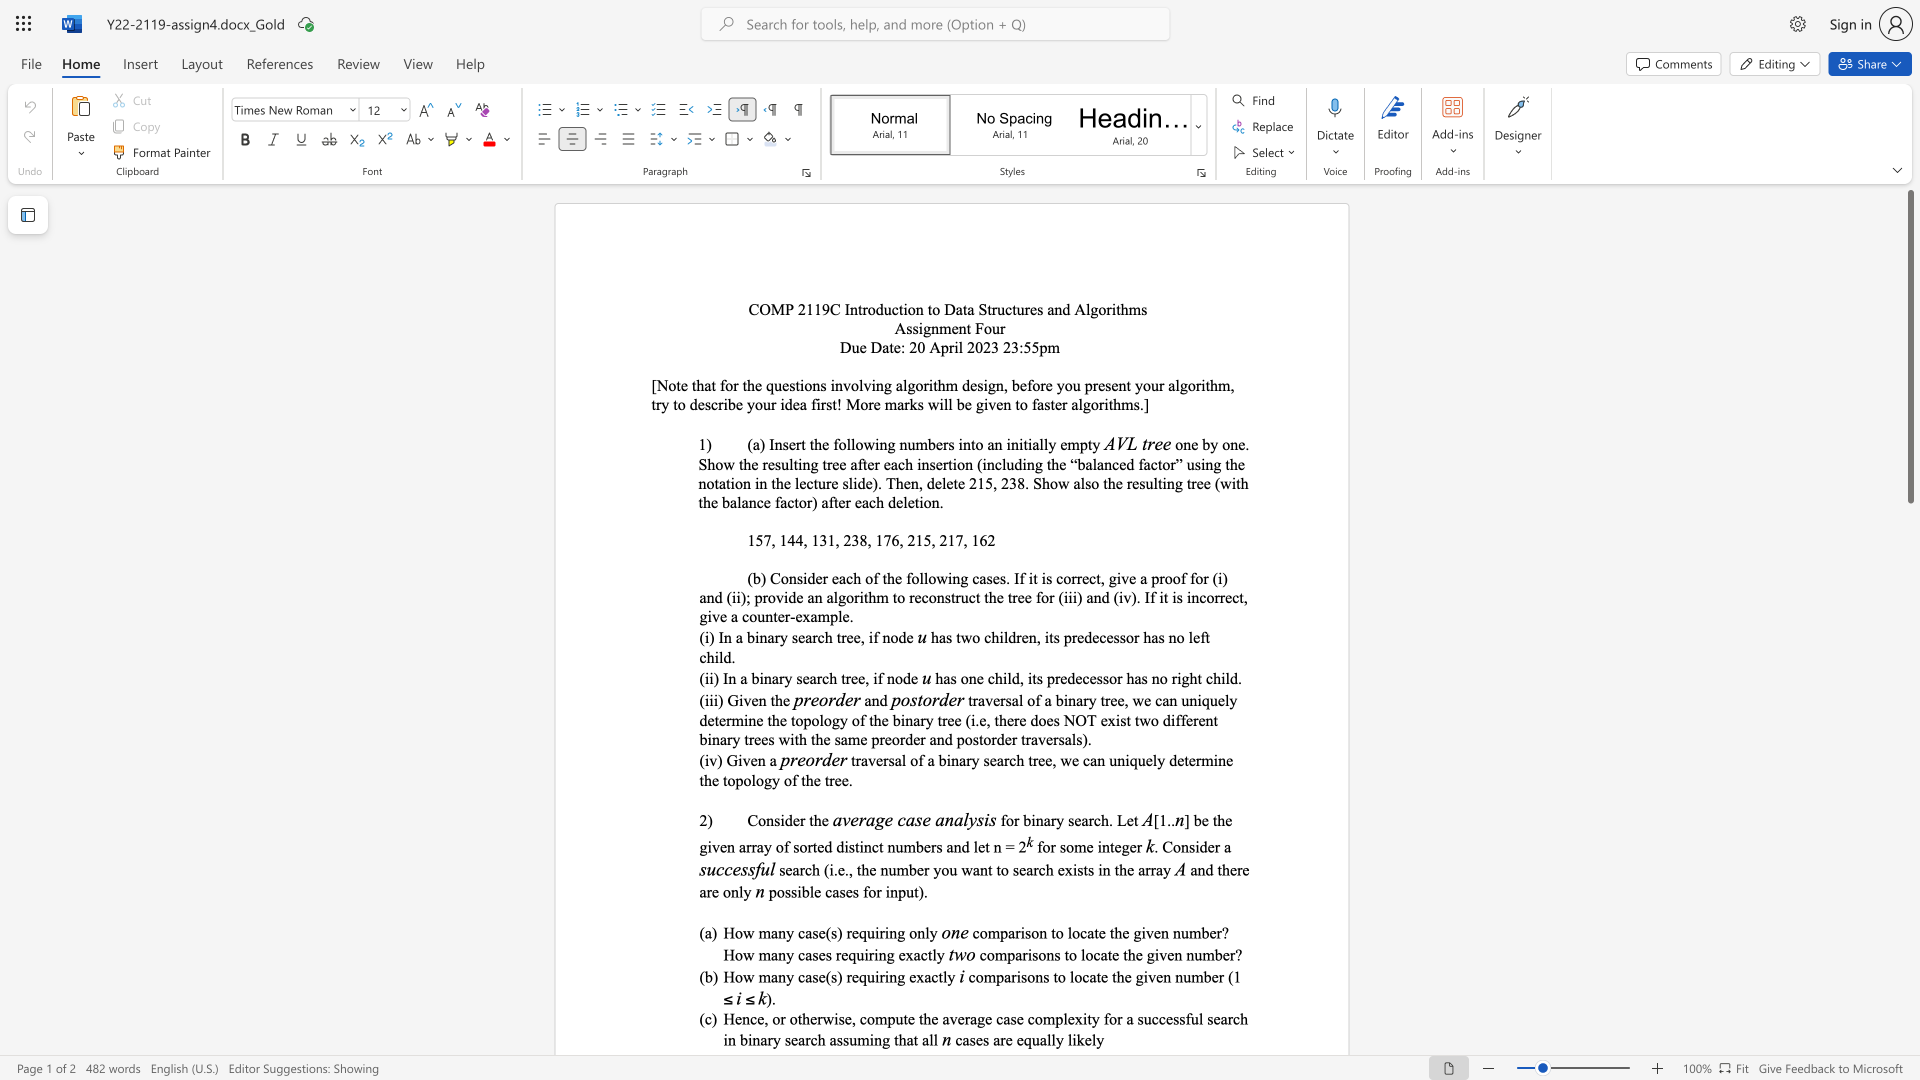 This screenshot has width=1920, height=1080. Describe the element at coordinates (1909, 708) in the screenshot. I see `the page's right scrollbar for downward movement` at that location.